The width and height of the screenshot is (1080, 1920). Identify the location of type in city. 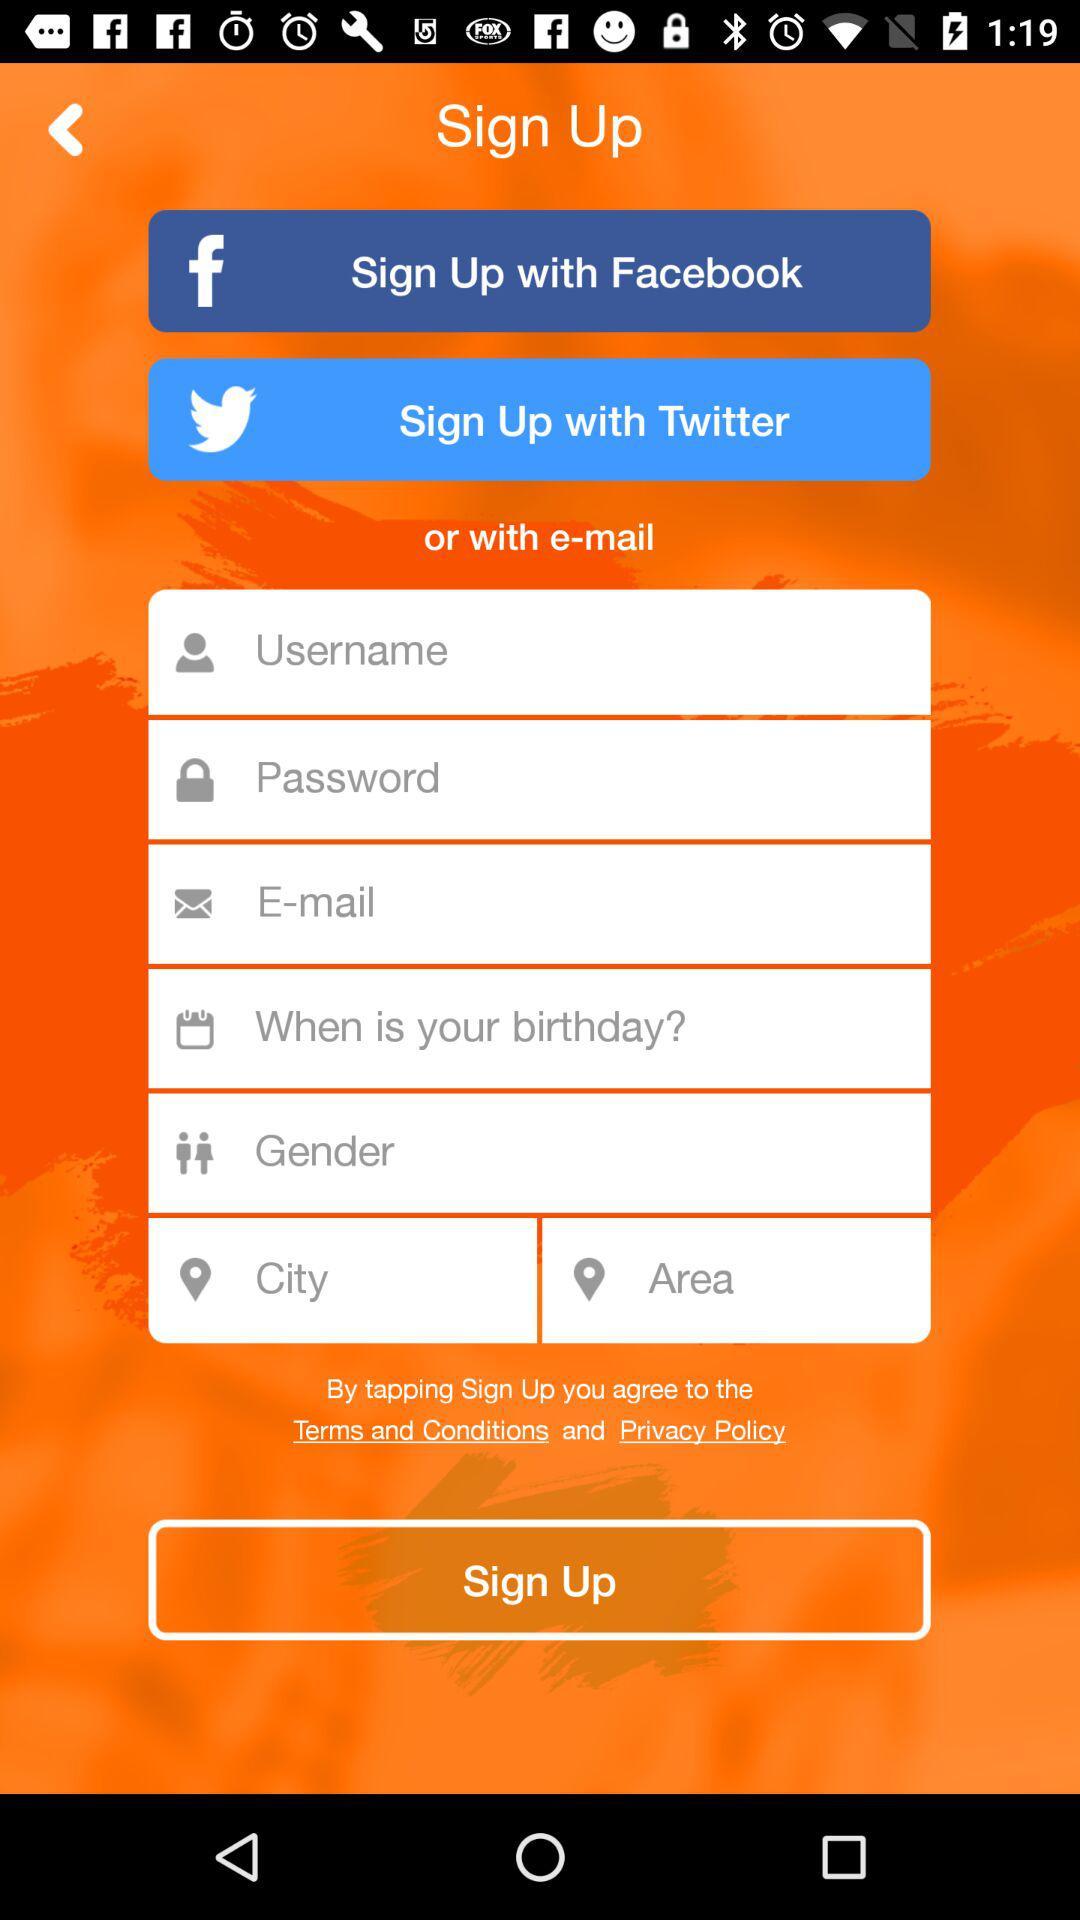
(353, 1280).